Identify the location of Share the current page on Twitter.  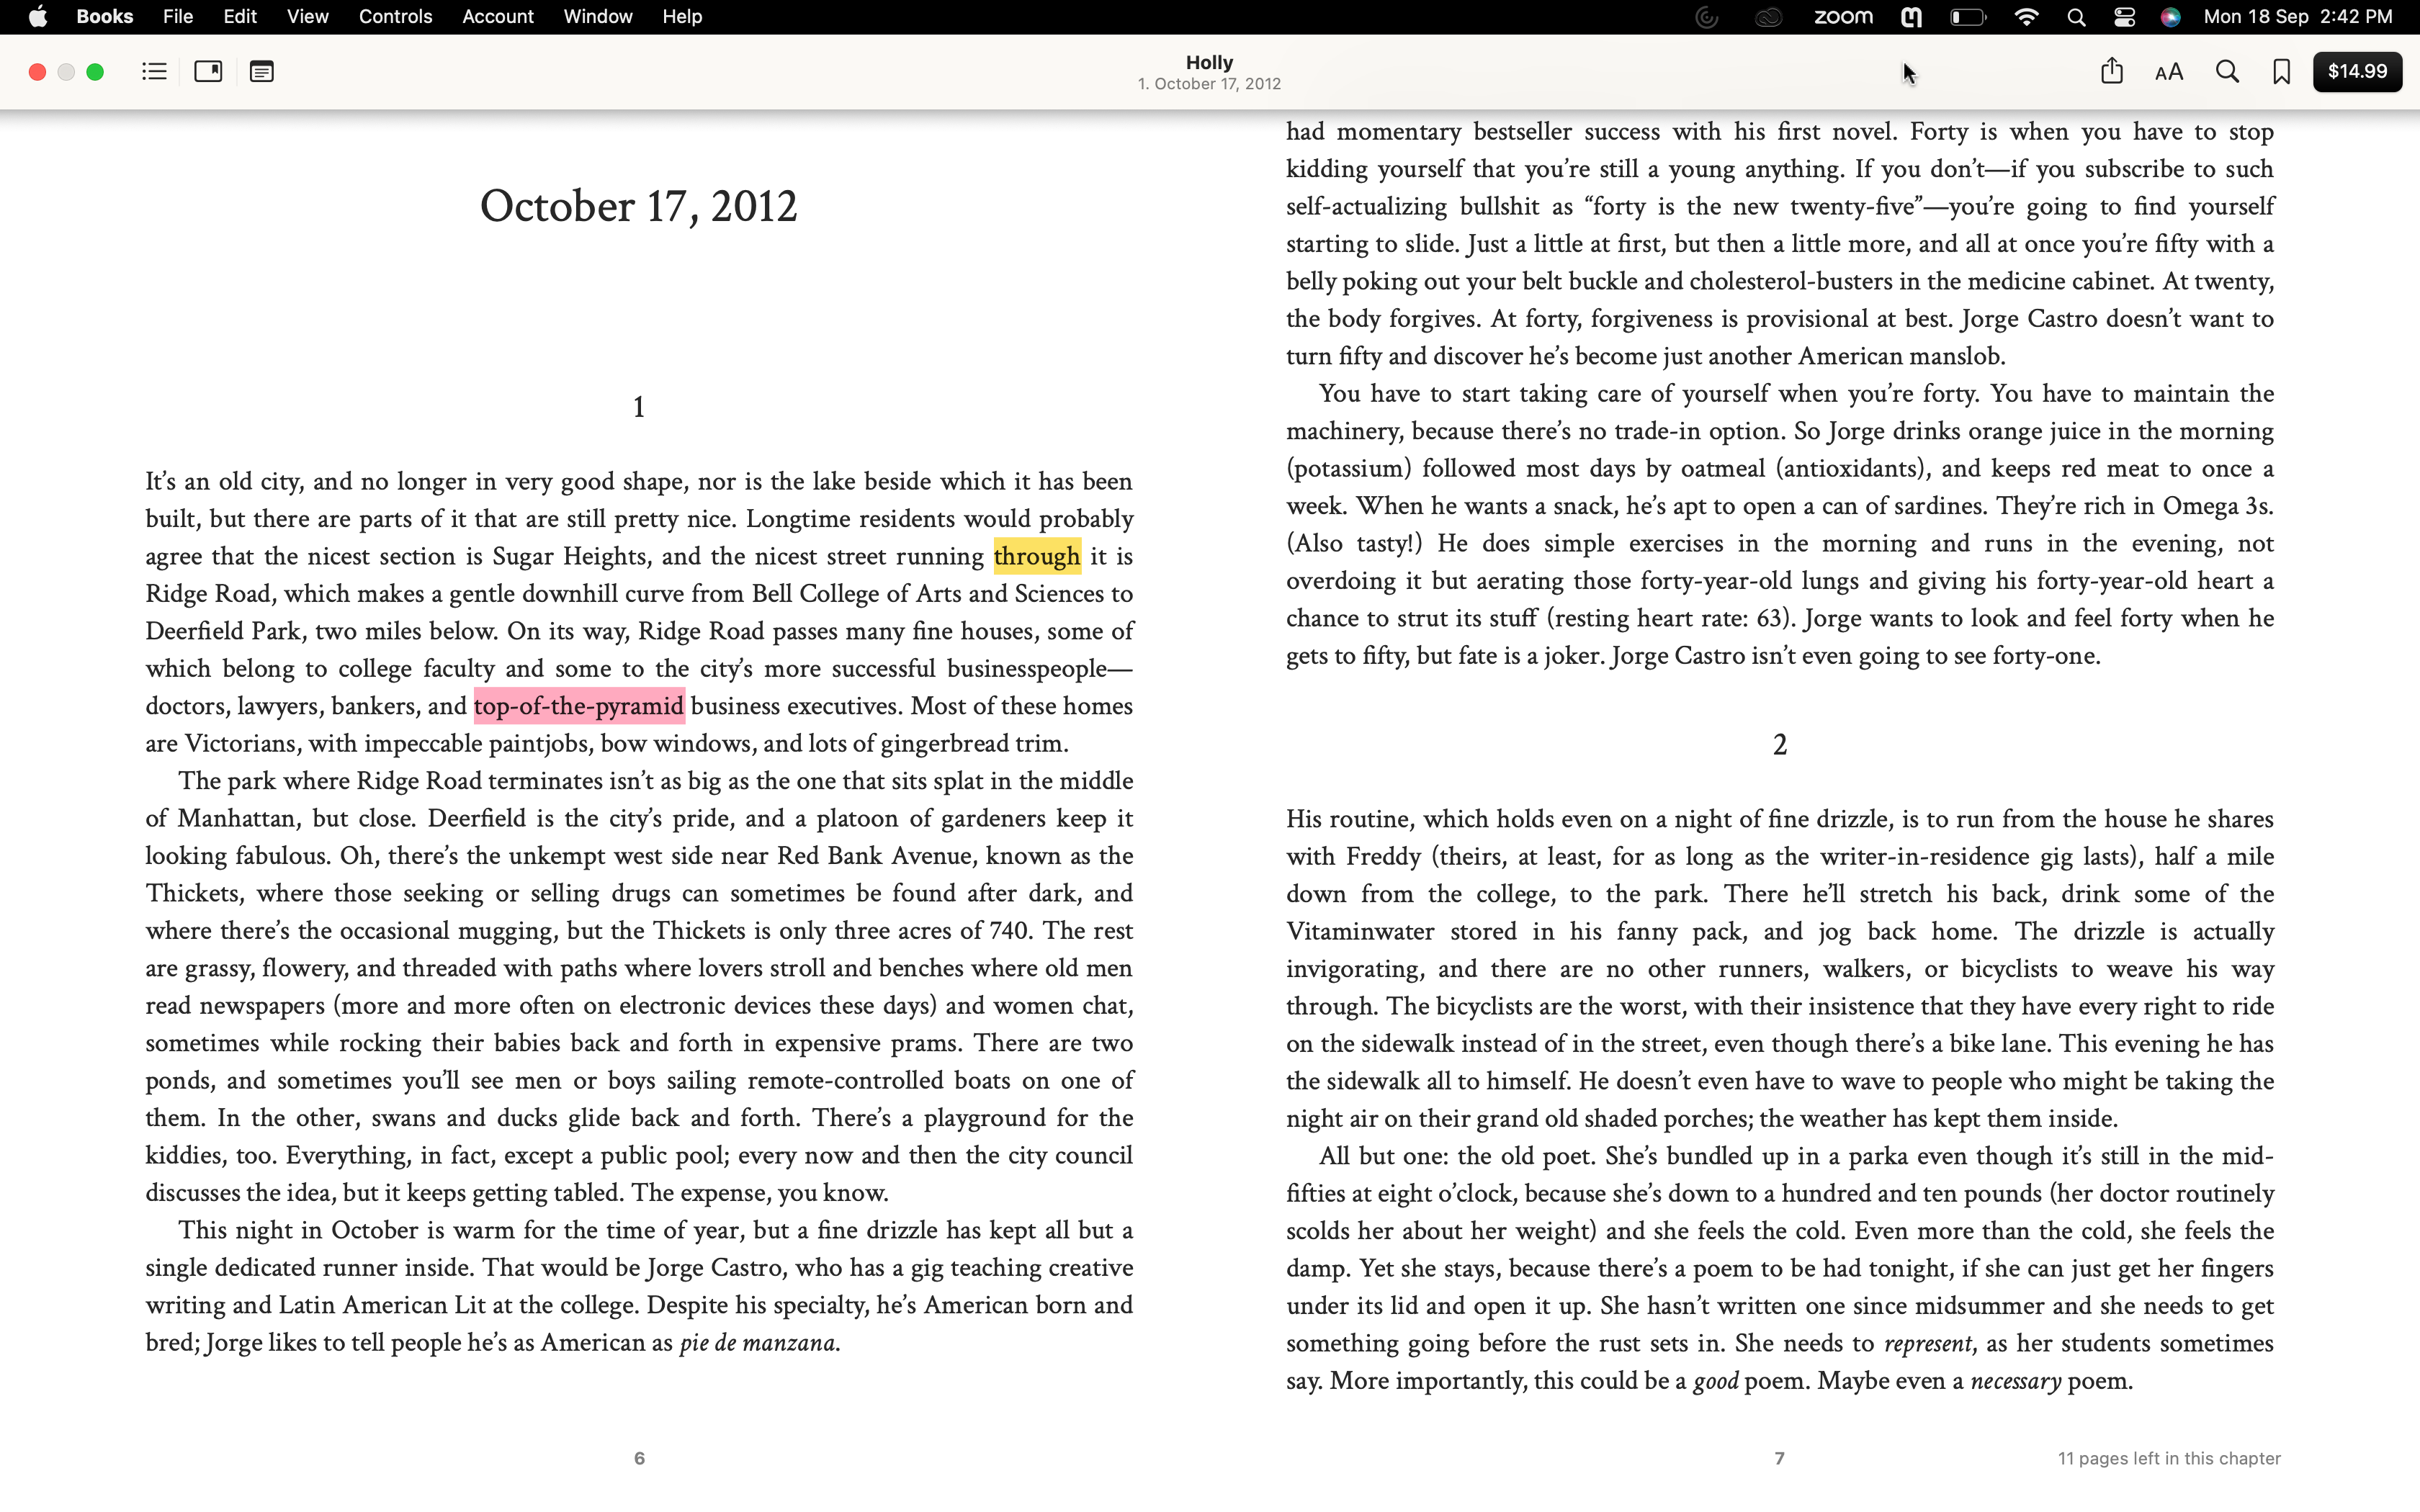
(2110, 70).